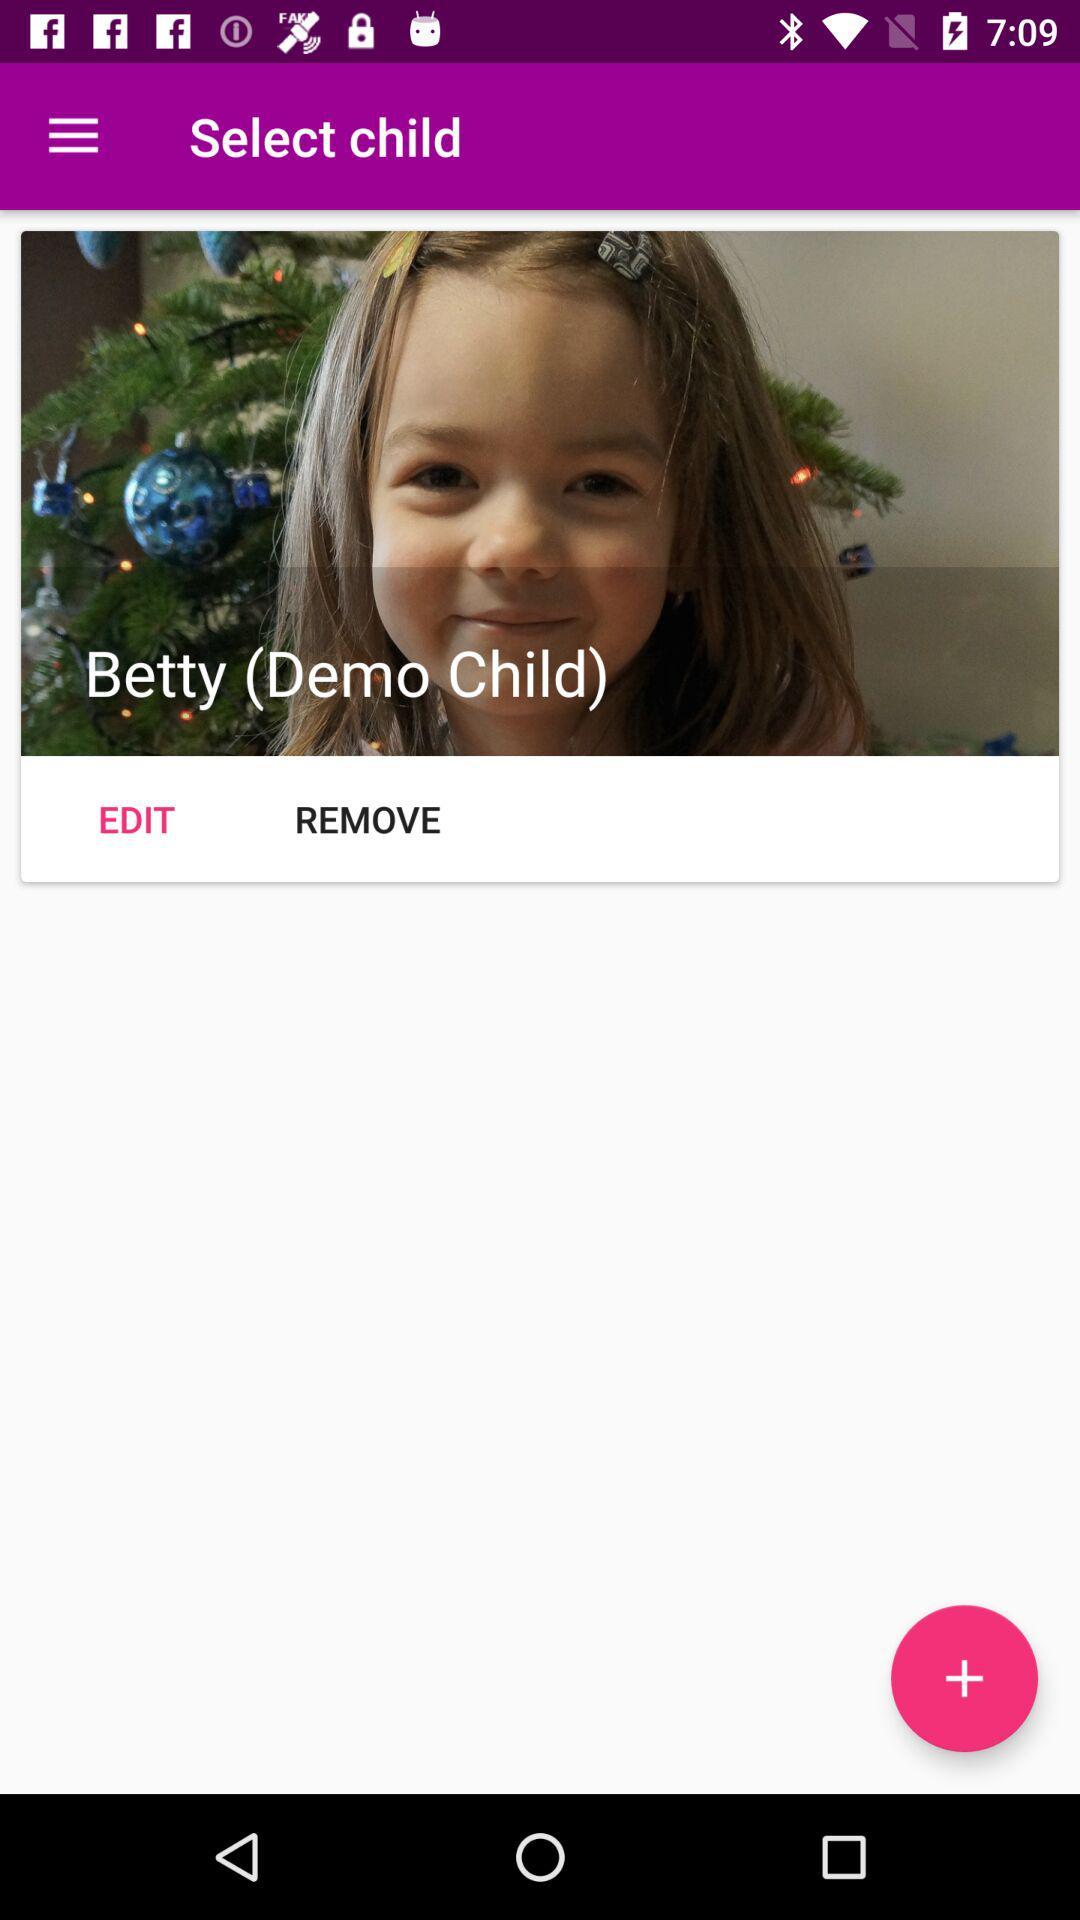 The width and height of the screenshot is (1080, 1920). I want to click on the item to the left of remove item, so click(135, 819).